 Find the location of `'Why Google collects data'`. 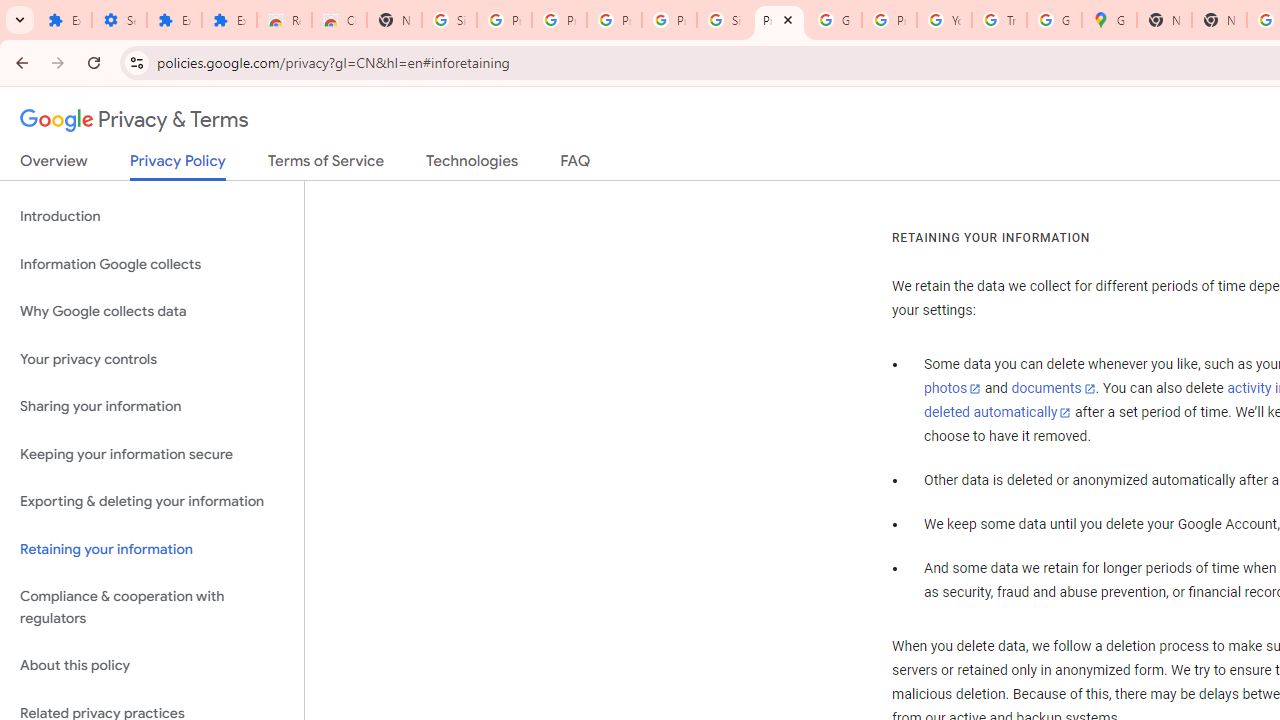

'Why Google collects data' is located at coordinates (151, 312).